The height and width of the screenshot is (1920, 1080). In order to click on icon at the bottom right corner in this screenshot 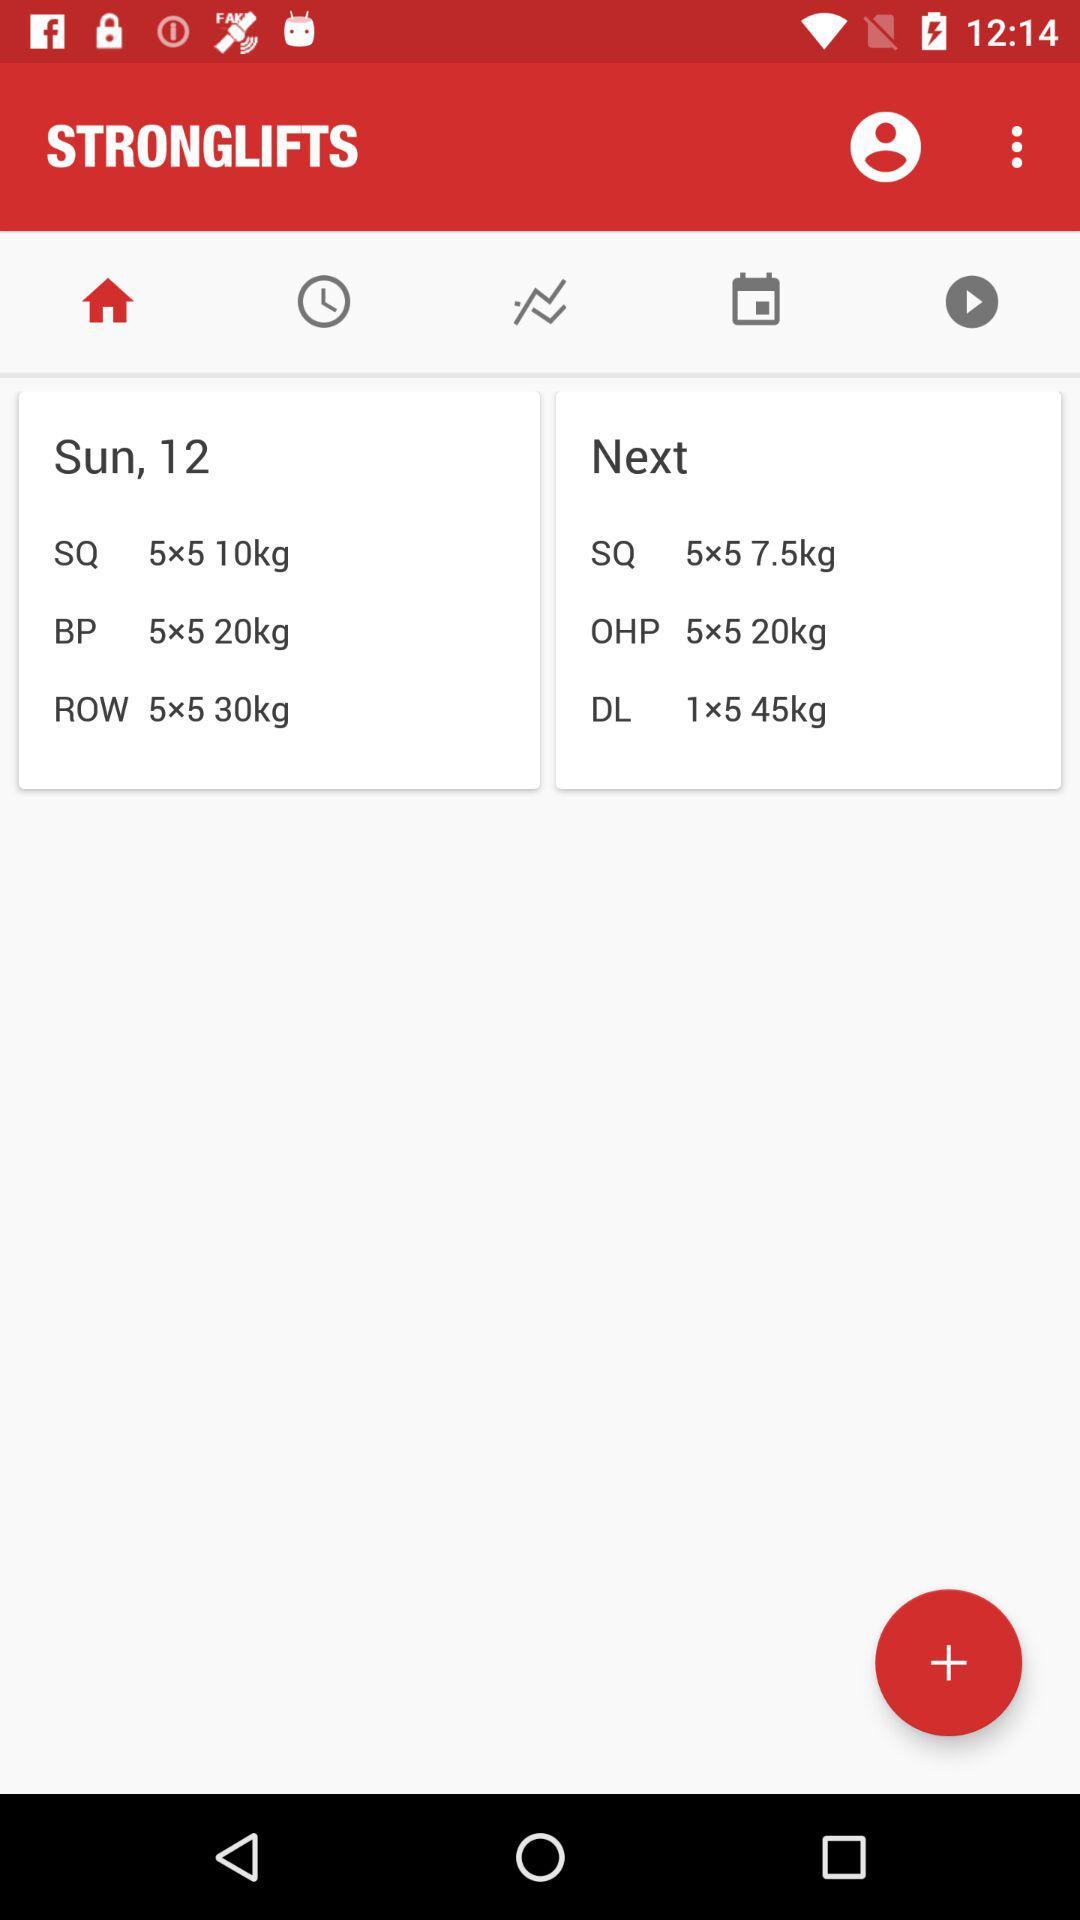, I will do `click(947, 1662)`.